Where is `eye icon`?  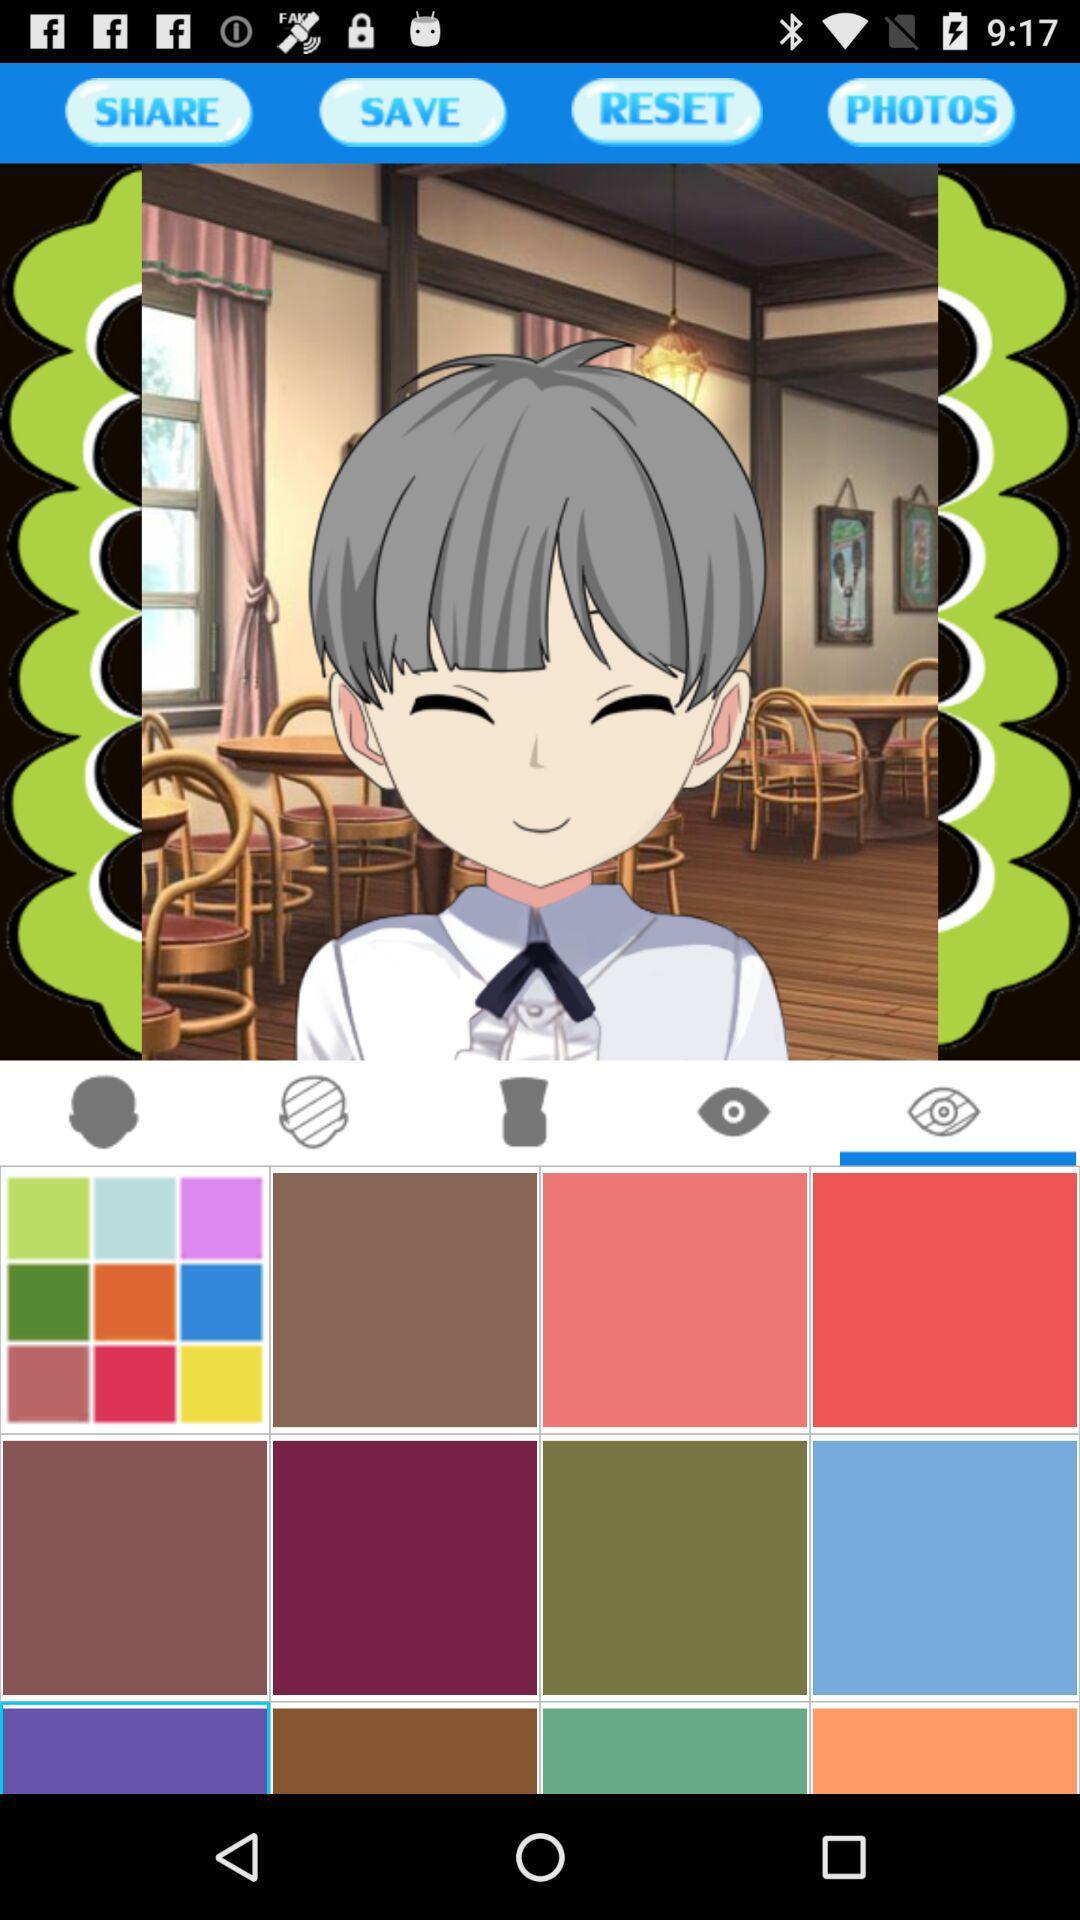
eye icon is located at coordinates (945, 1112).